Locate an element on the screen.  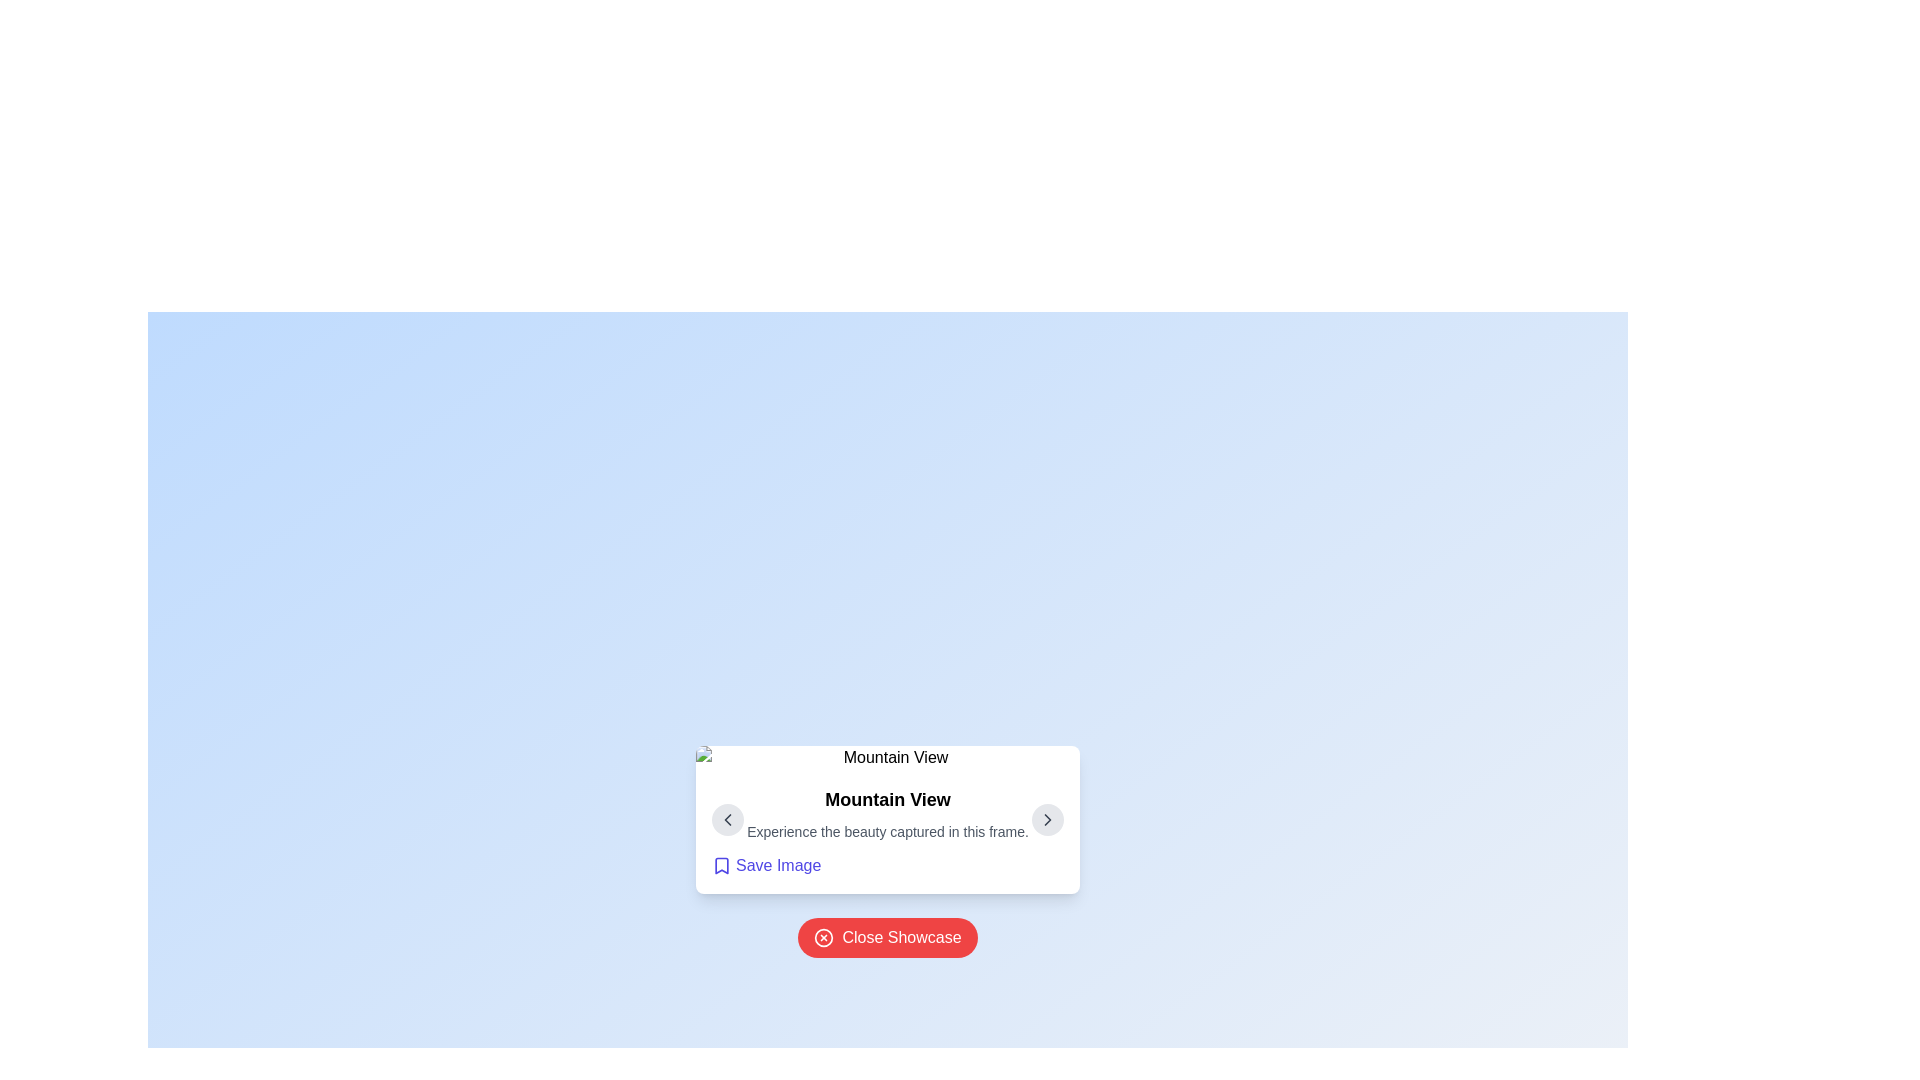
the right-pointing chevron arrow icon located within the circular button on the right side of the card layout near the title 'Mountain View' is located at coordinates (1046, 820).